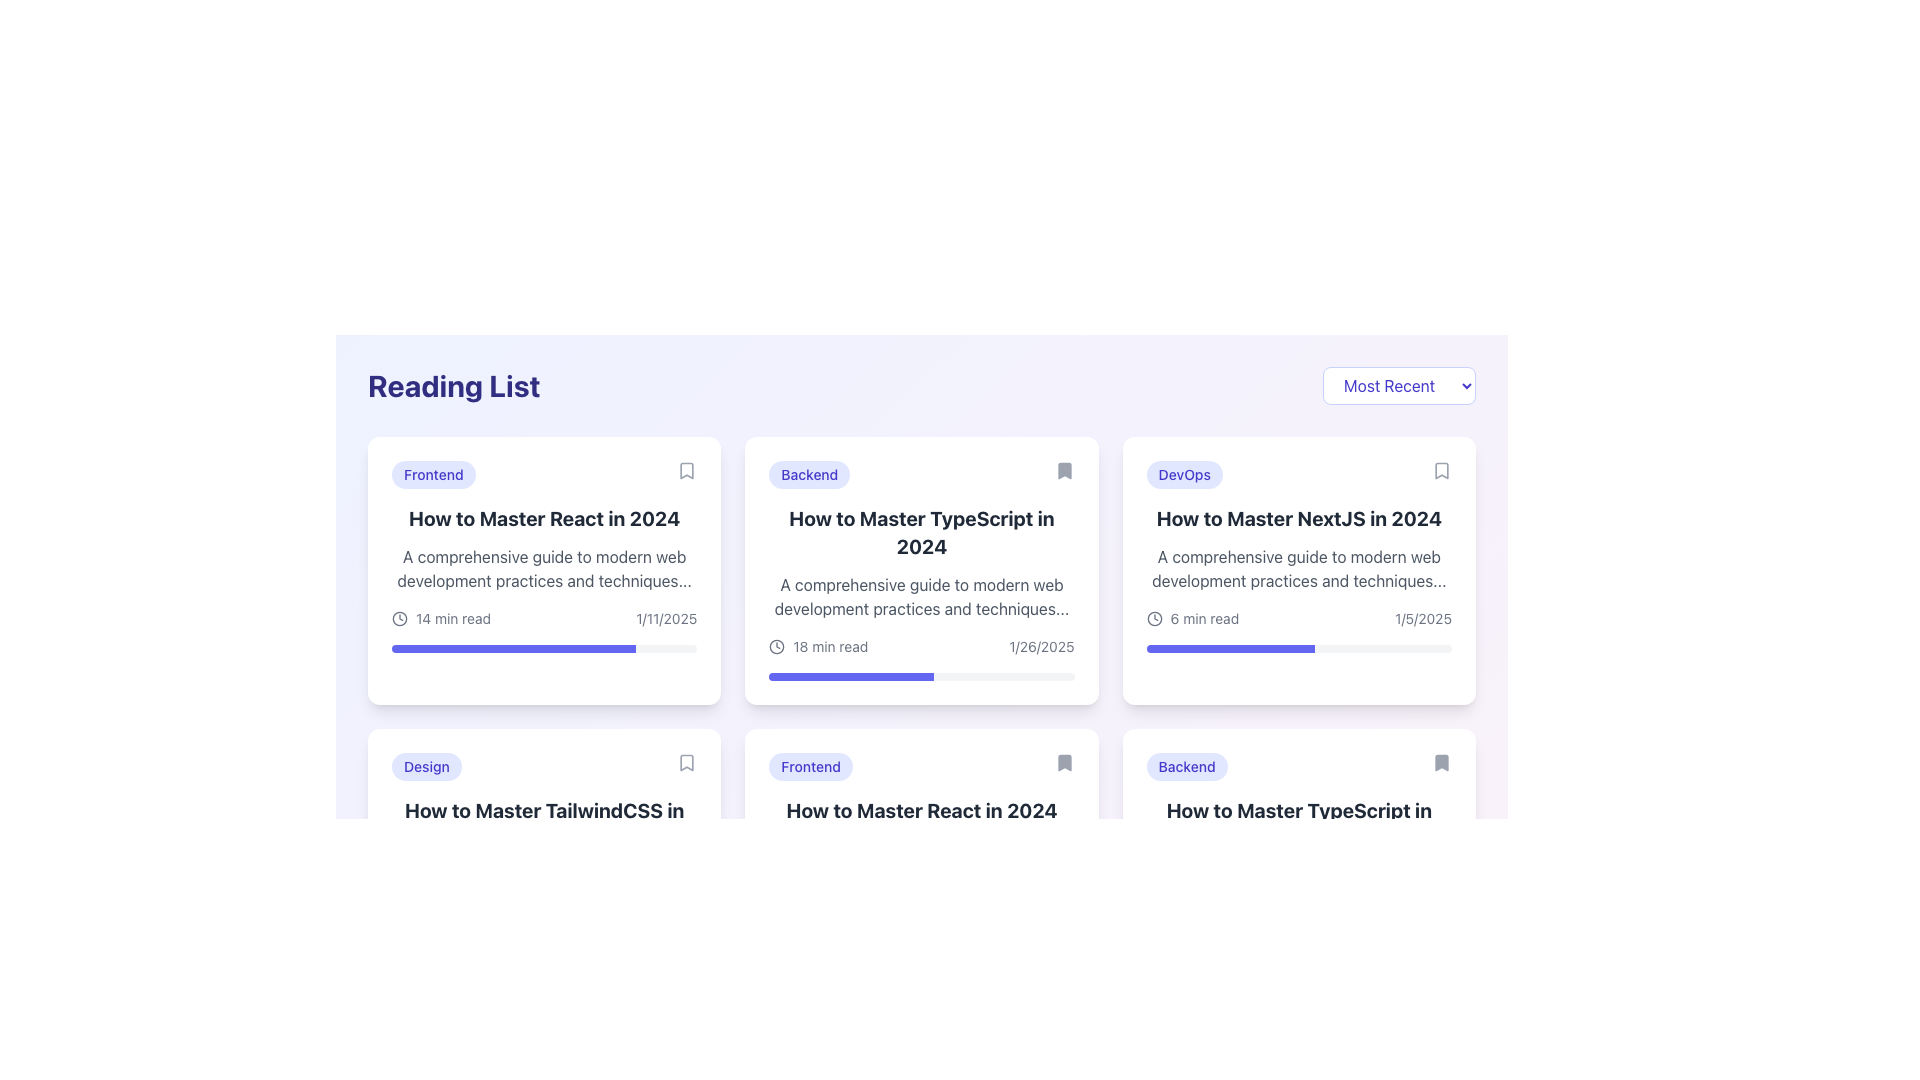  I want to click on the non-interactive pill-shaped badge labeled 'Backend' located in the second card, above the title 'How to Master TypeScript in 2024', so click(809, 474).